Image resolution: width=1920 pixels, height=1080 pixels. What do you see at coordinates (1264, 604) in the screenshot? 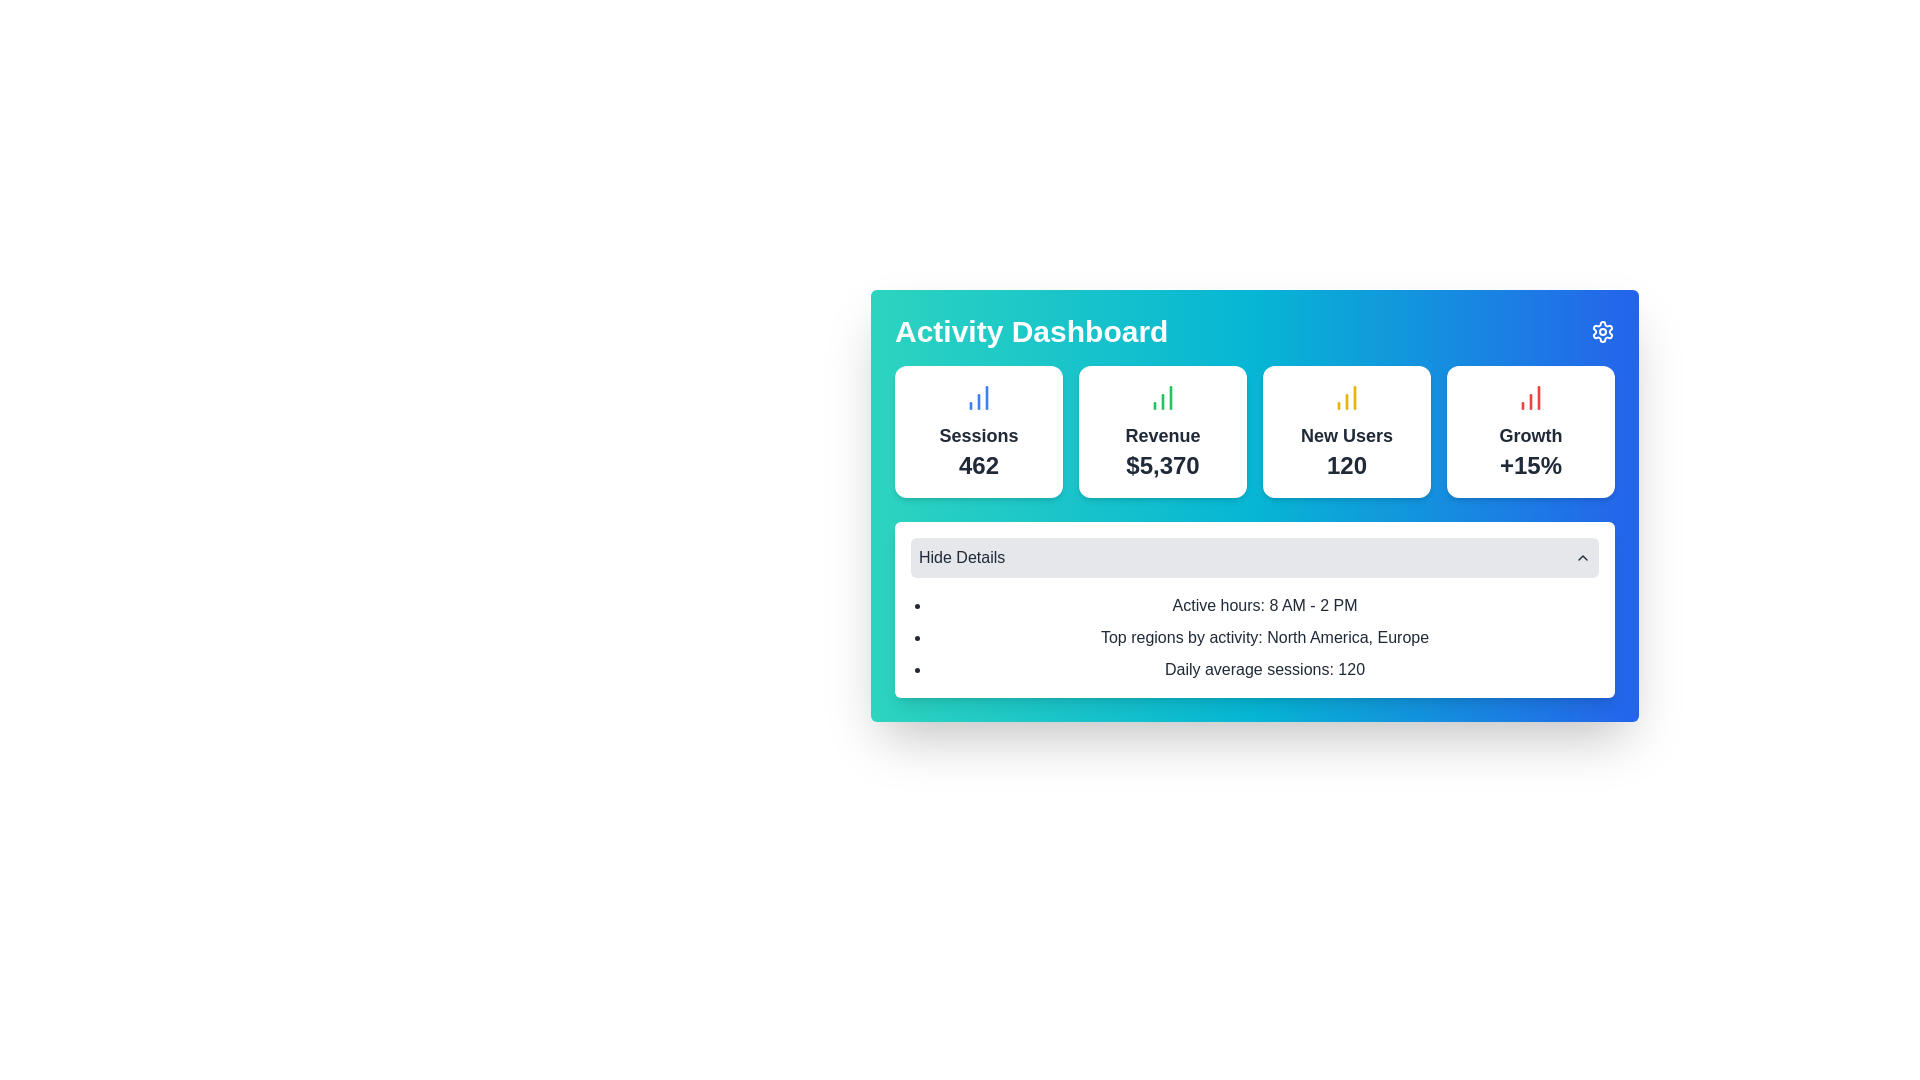
I see `the text label that informs users about the active hours related to the dashboard's data, which is the first item in the unordered list under the 'Hide Details' section of the Activity Dashboard` at bounding box center [1264, 604].